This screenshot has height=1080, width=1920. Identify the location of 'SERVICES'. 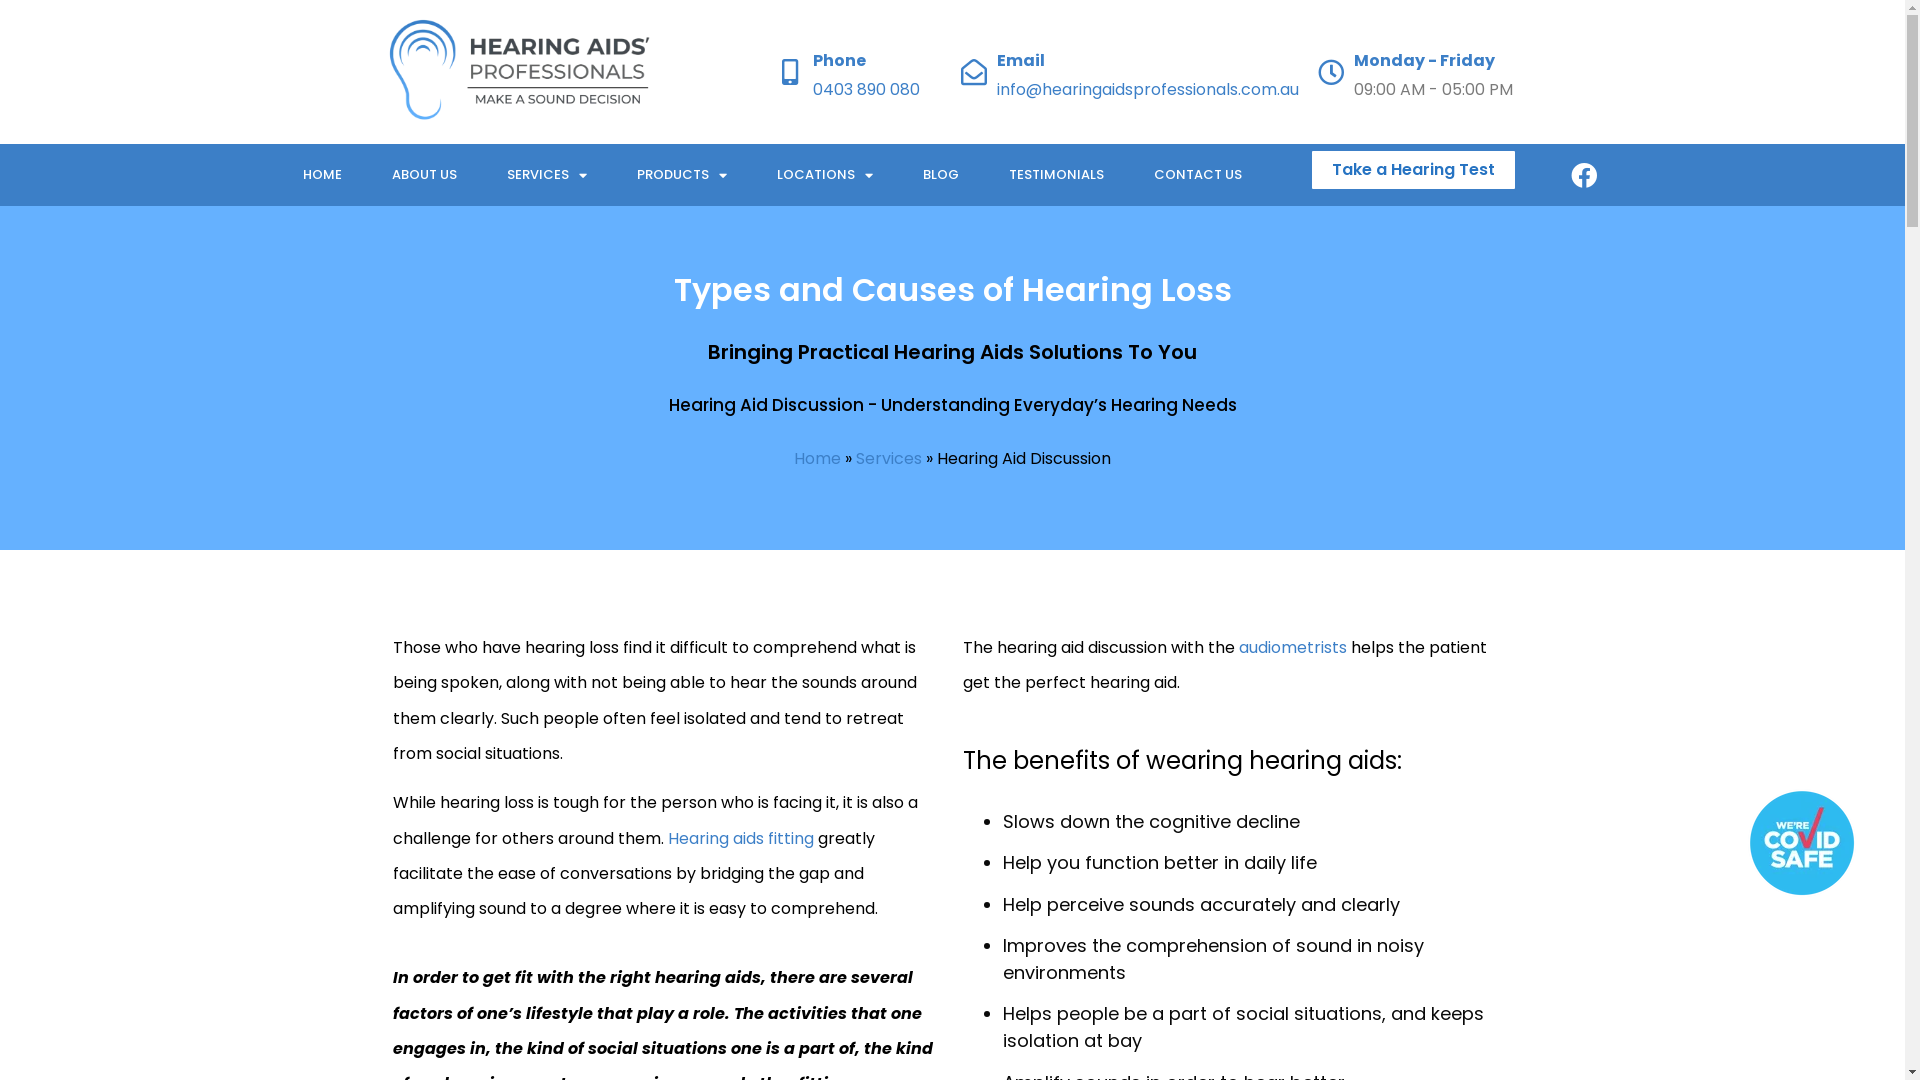
(547, 173).